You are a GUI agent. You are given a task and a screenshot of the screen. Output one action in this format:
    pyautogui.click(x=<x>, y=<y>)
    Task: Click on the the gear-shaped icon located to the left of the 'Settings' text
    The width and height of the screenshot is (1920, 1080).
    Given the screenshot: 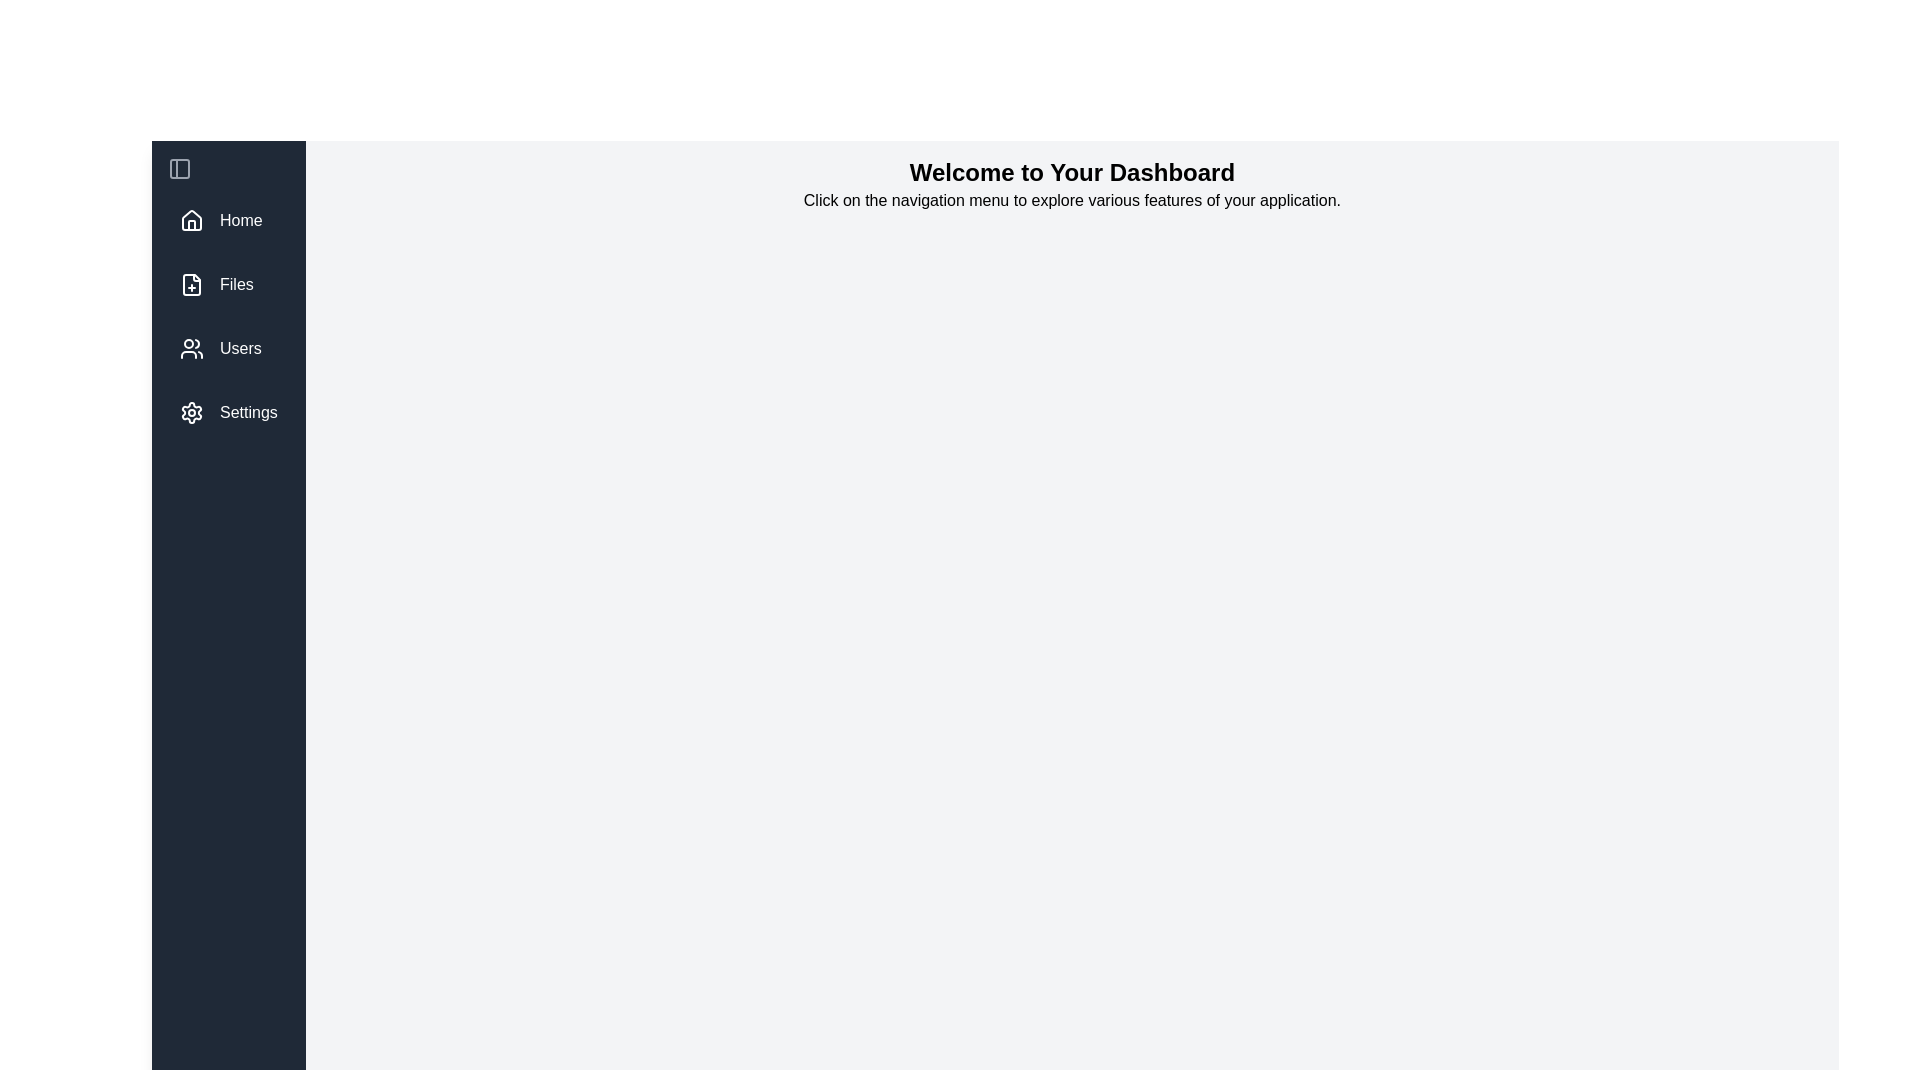 What is the action you would take?
    pyautogui.click(x=192, y=411)
    